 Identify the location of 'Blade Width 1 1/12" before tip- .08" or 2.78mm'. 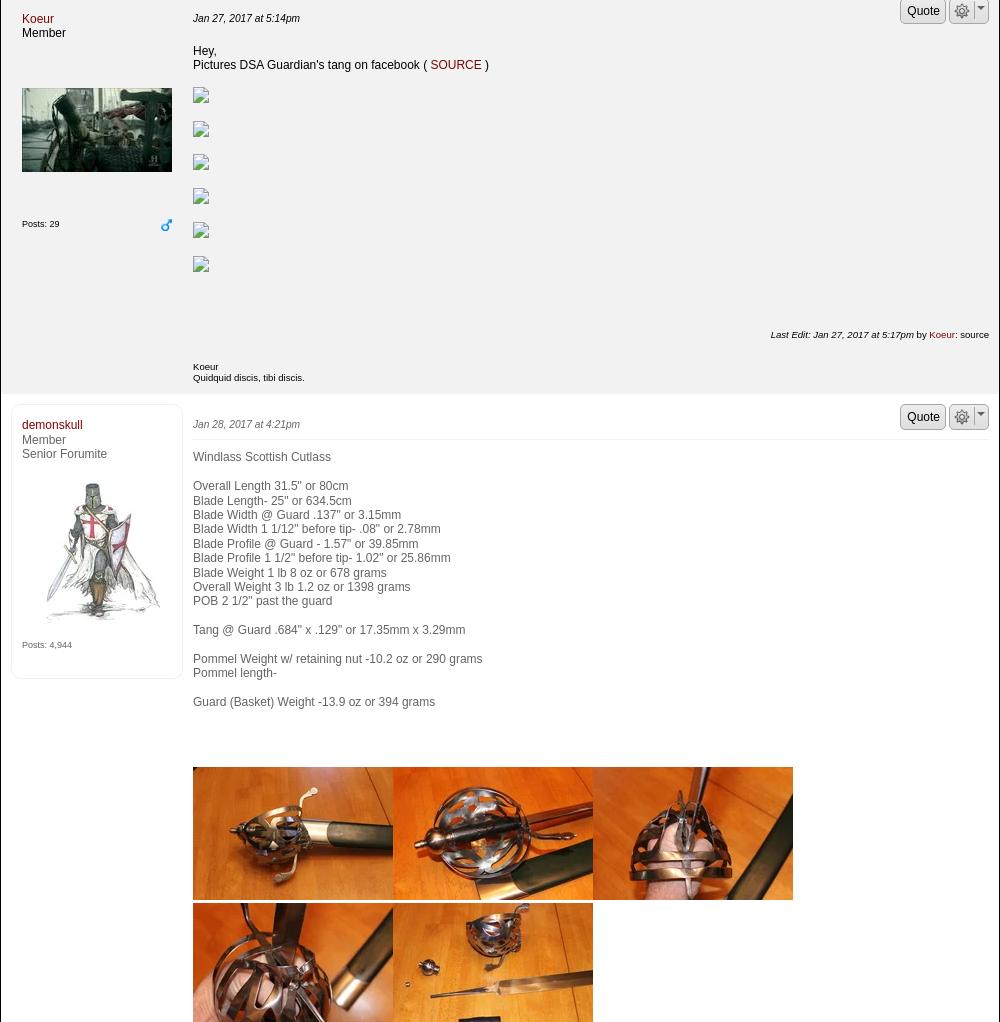
(315, 527).